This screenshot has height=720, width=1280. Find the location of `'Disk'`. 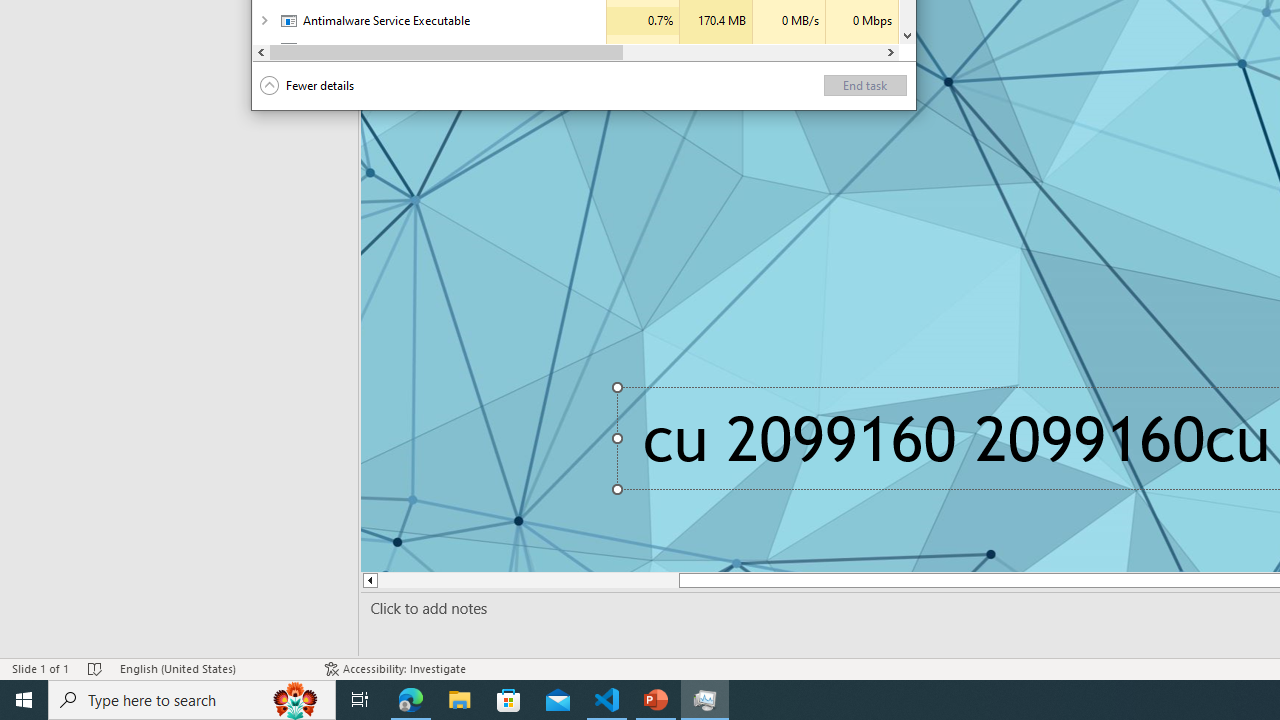

'Disk' is located at coordinates (788, 48).